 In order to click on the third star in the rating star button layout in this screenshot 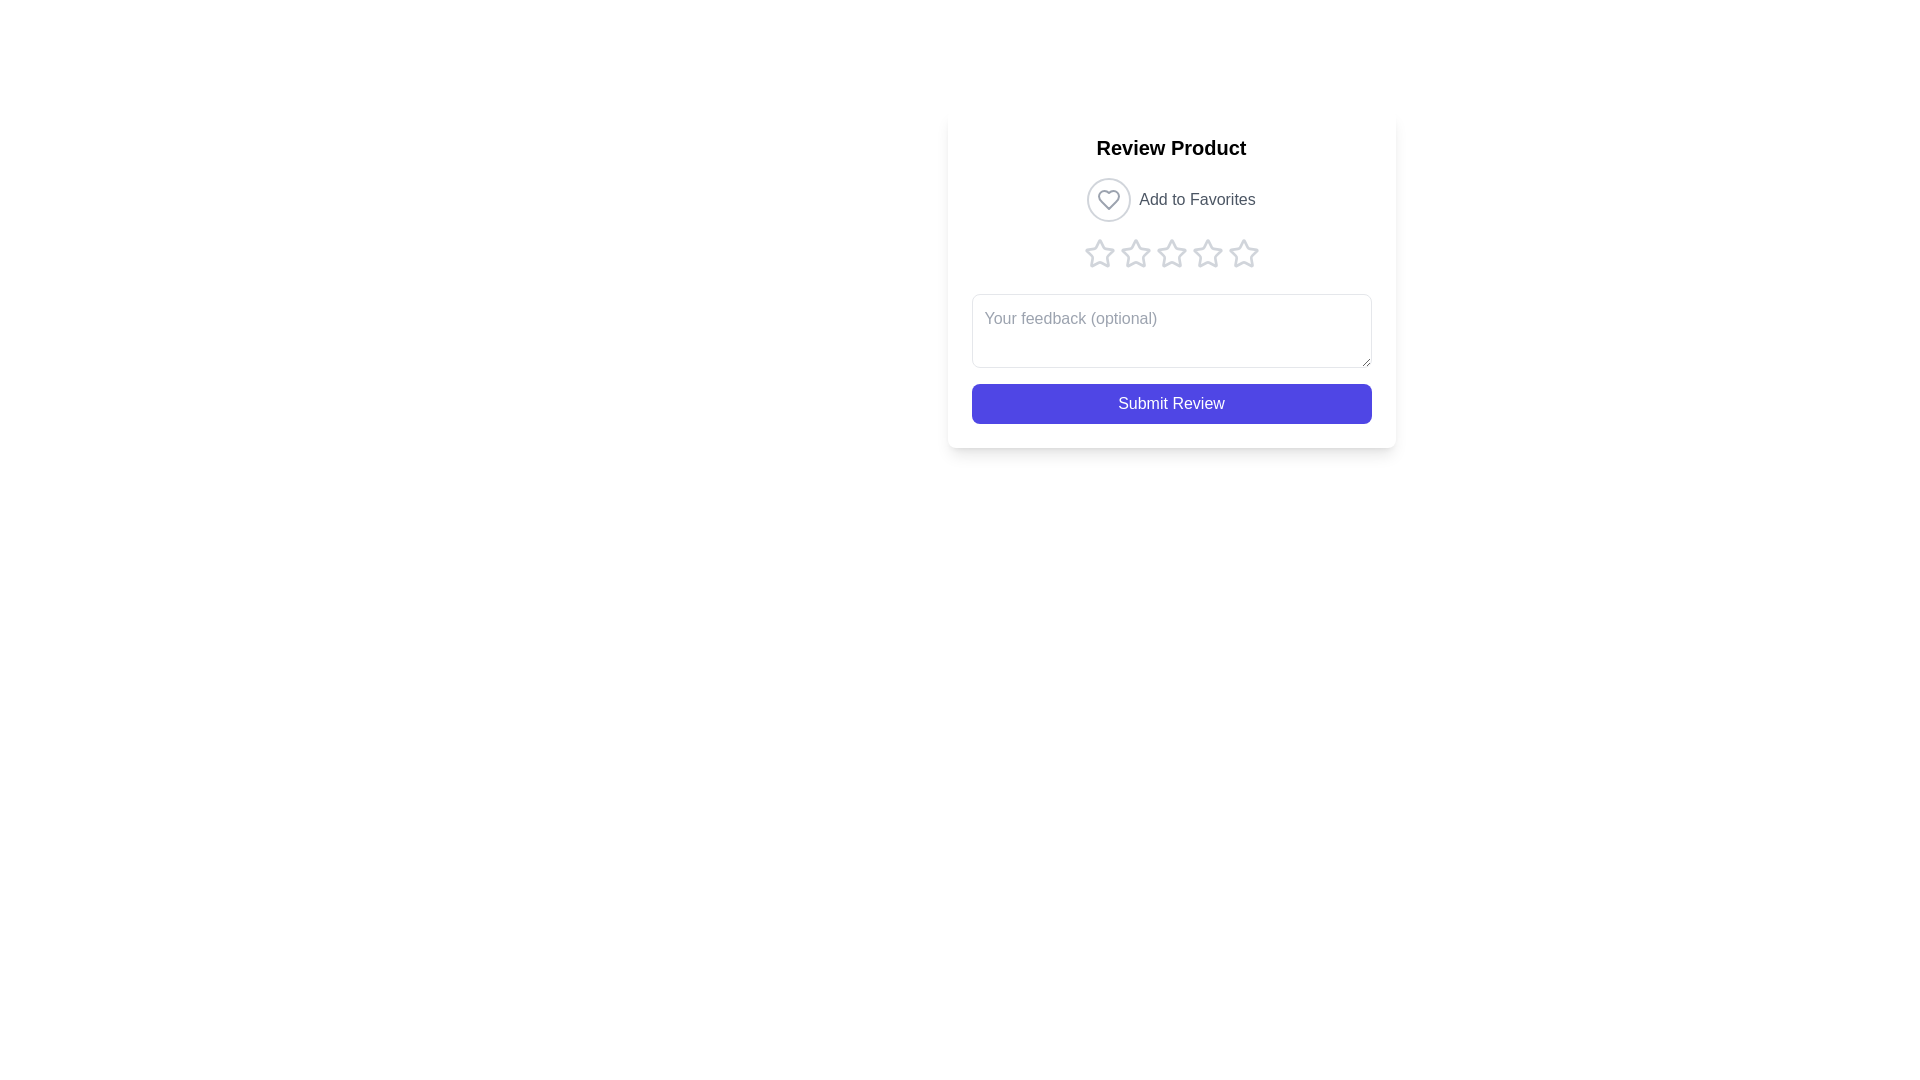, I will do `click(1171, 253)`.